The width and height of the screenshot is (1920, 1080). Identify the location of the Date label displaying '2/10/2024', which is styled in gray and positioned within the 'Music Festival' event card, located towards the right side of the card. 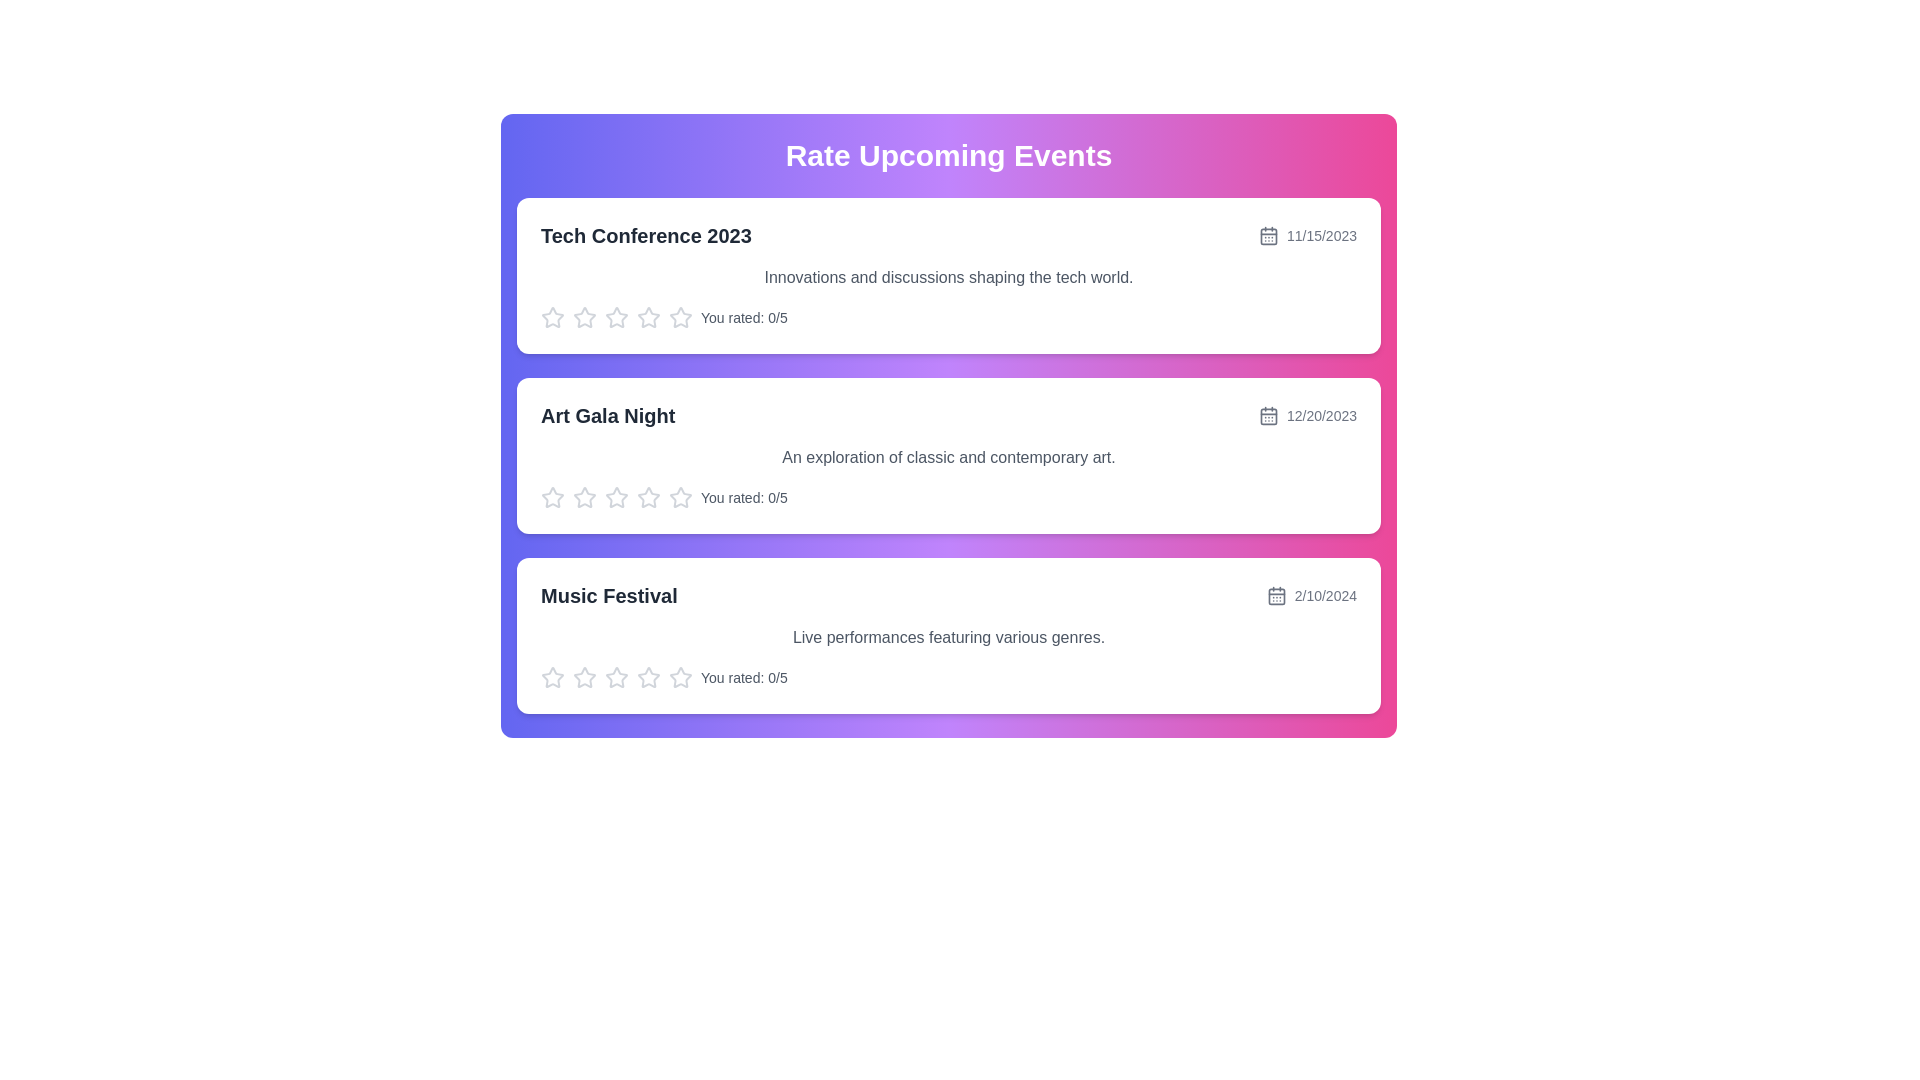
(1311, 595).